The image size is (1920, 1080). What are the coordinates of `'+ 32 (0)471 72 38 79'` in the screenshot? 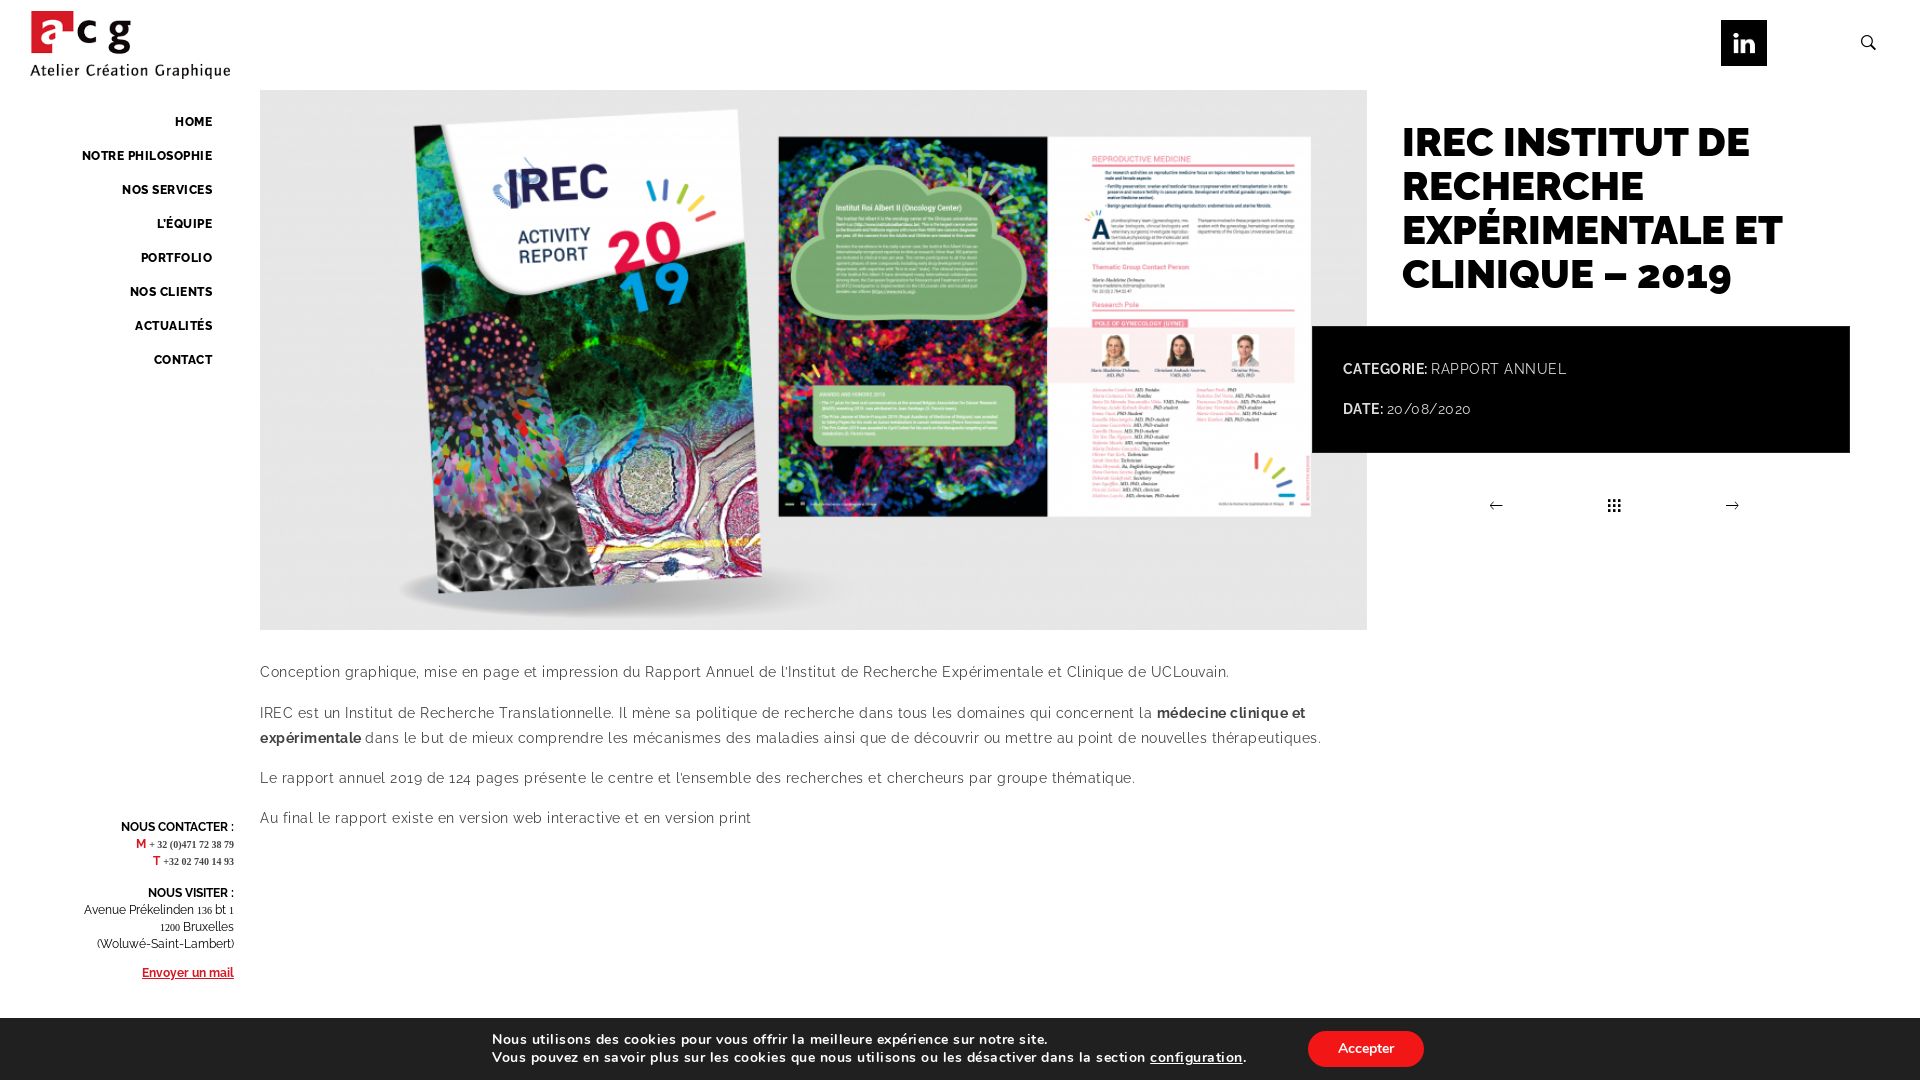 It's located at (191, 844).